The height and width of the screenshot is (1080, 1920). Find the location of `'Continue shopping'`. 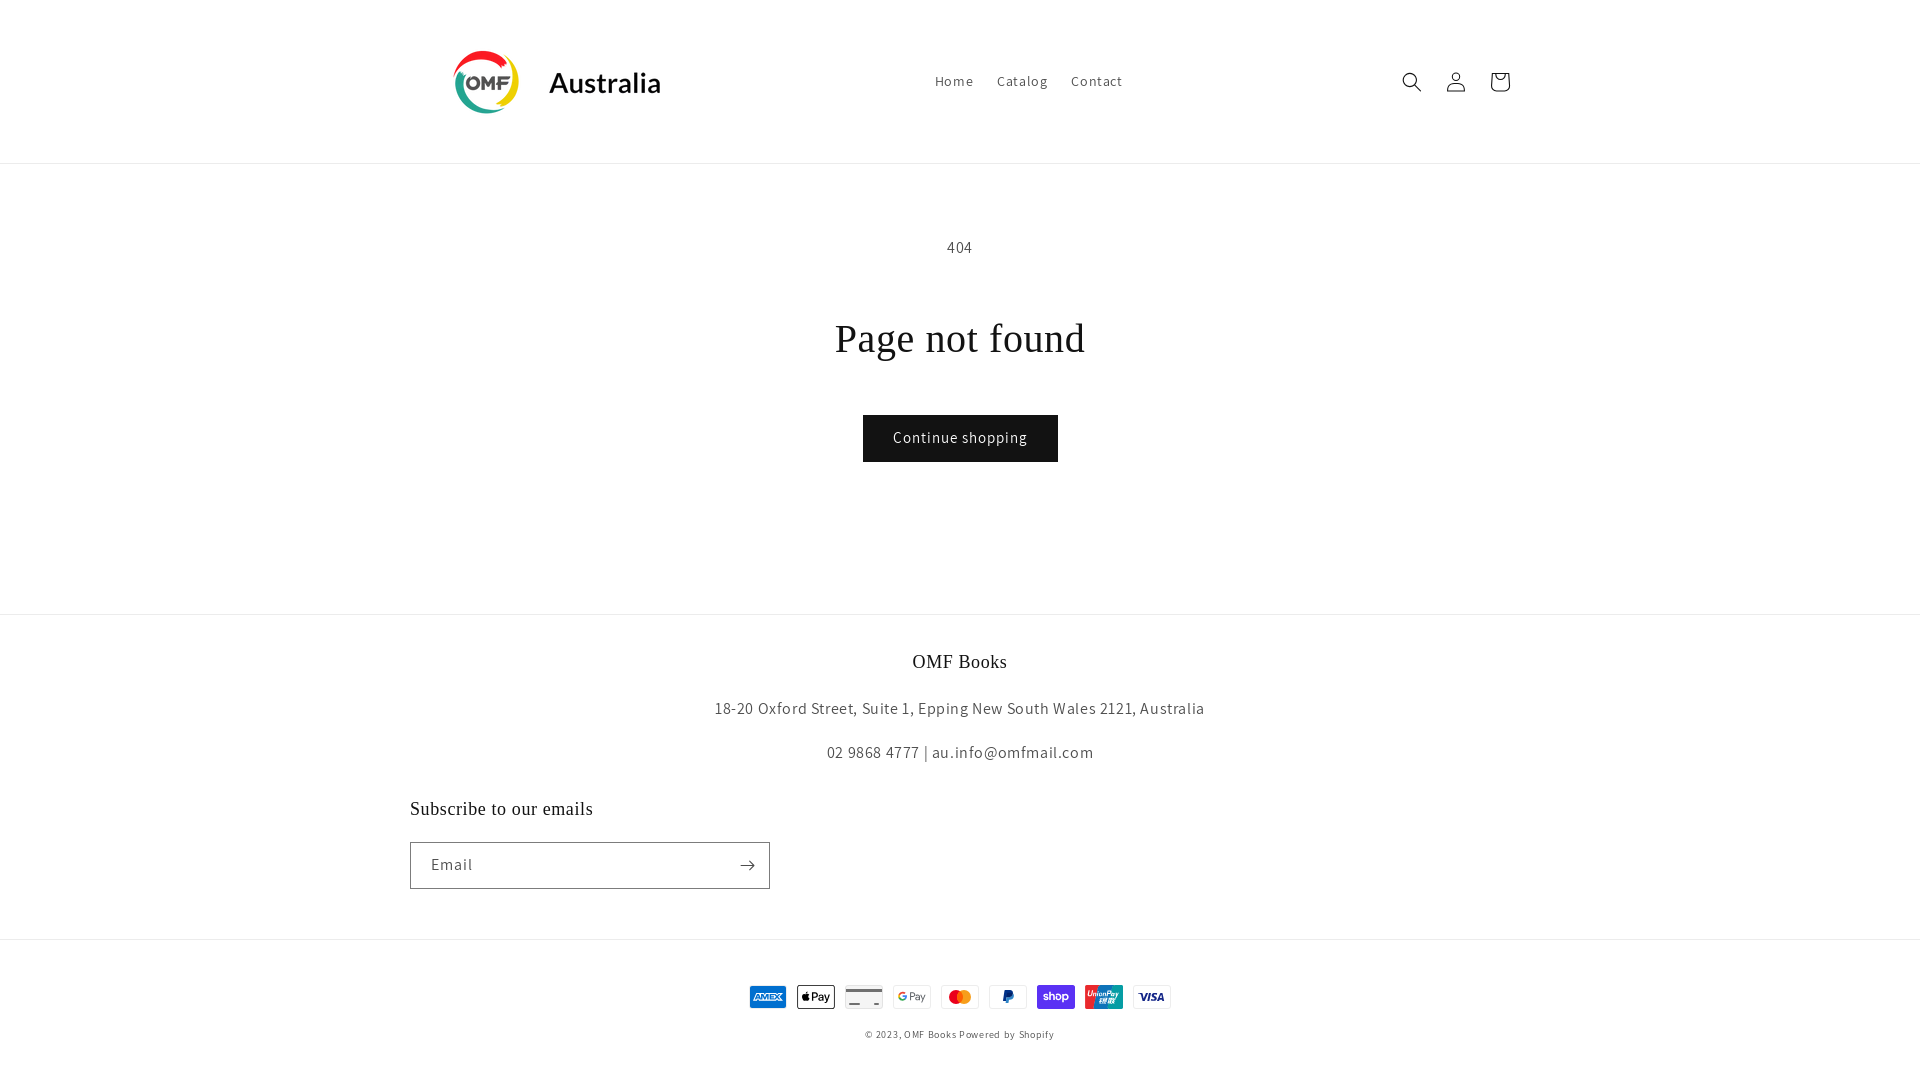

'Continue shopping' is located at coordinates (958, 437).